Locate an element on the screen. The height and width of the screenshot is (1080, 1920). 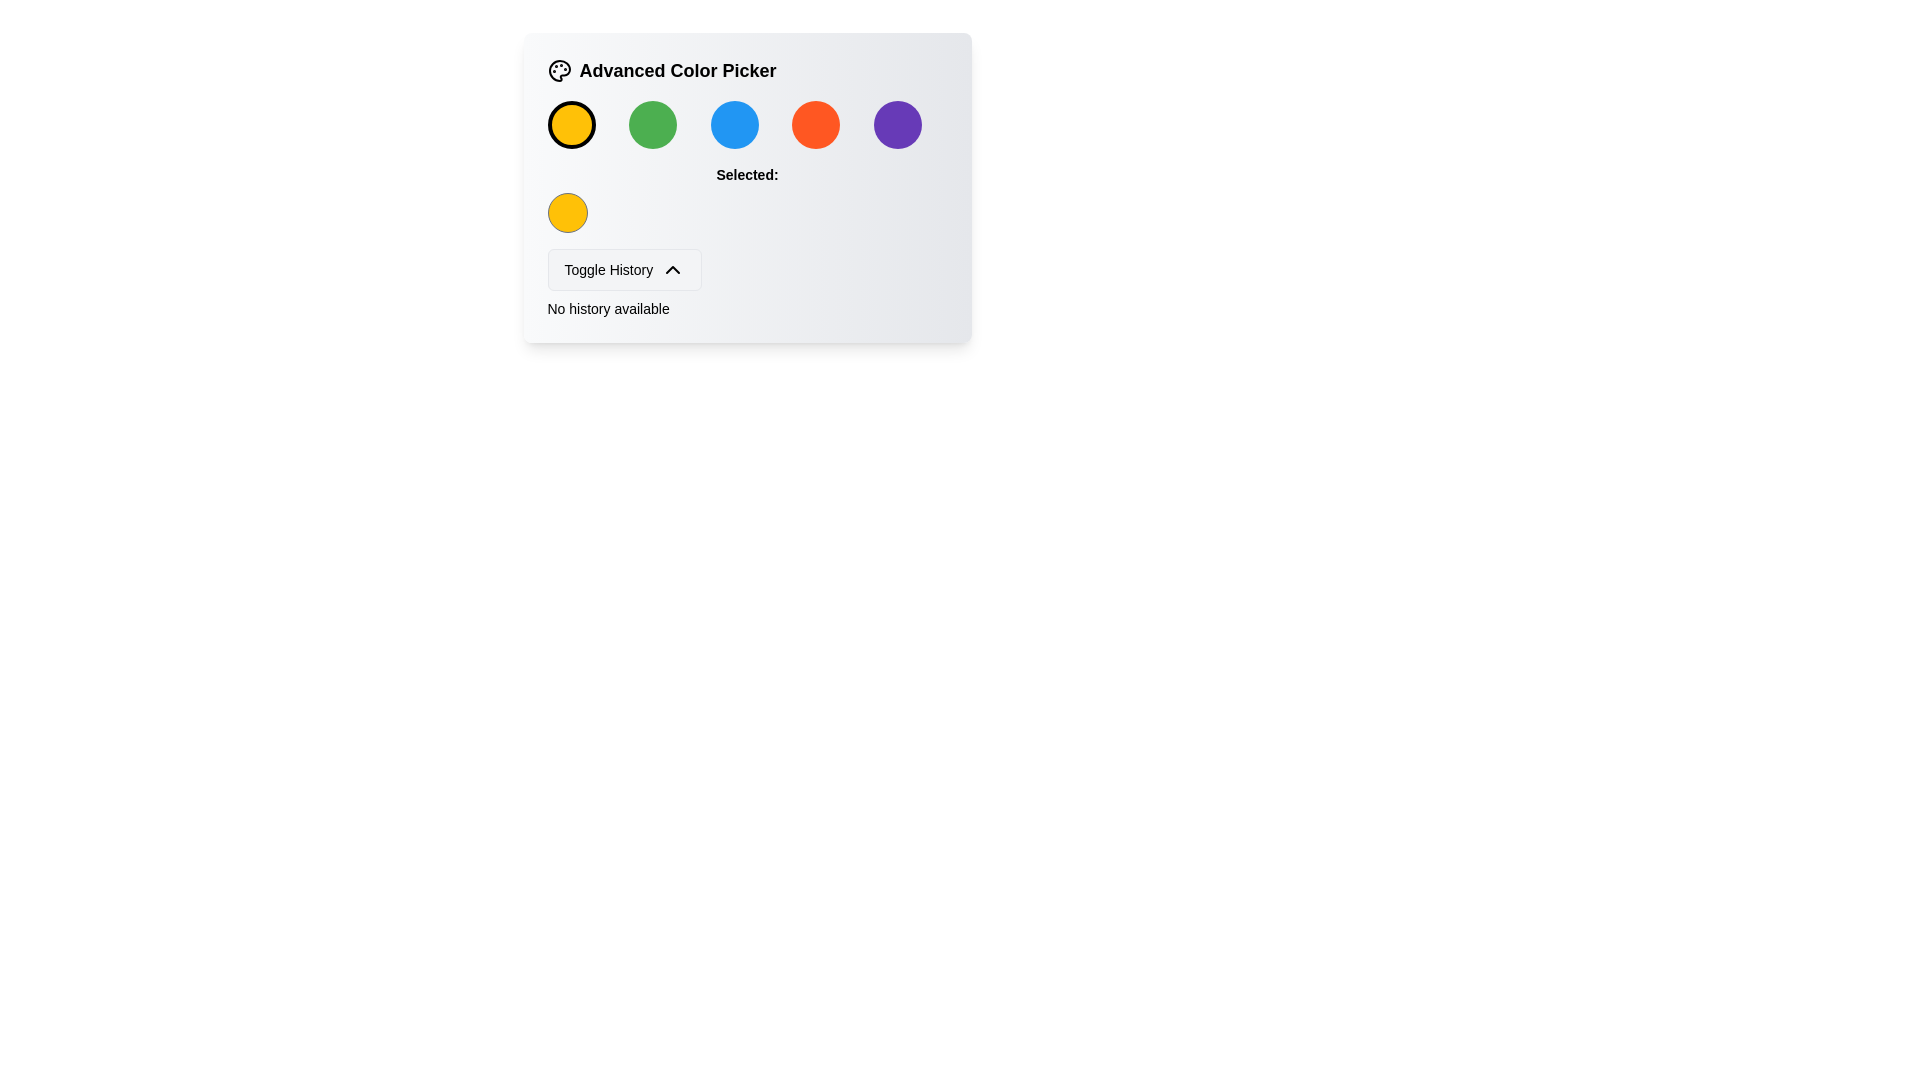
the palette icon located to the left of the 'Advanced Color Picker' text in the heading bar is located at coordinates (559, 69).